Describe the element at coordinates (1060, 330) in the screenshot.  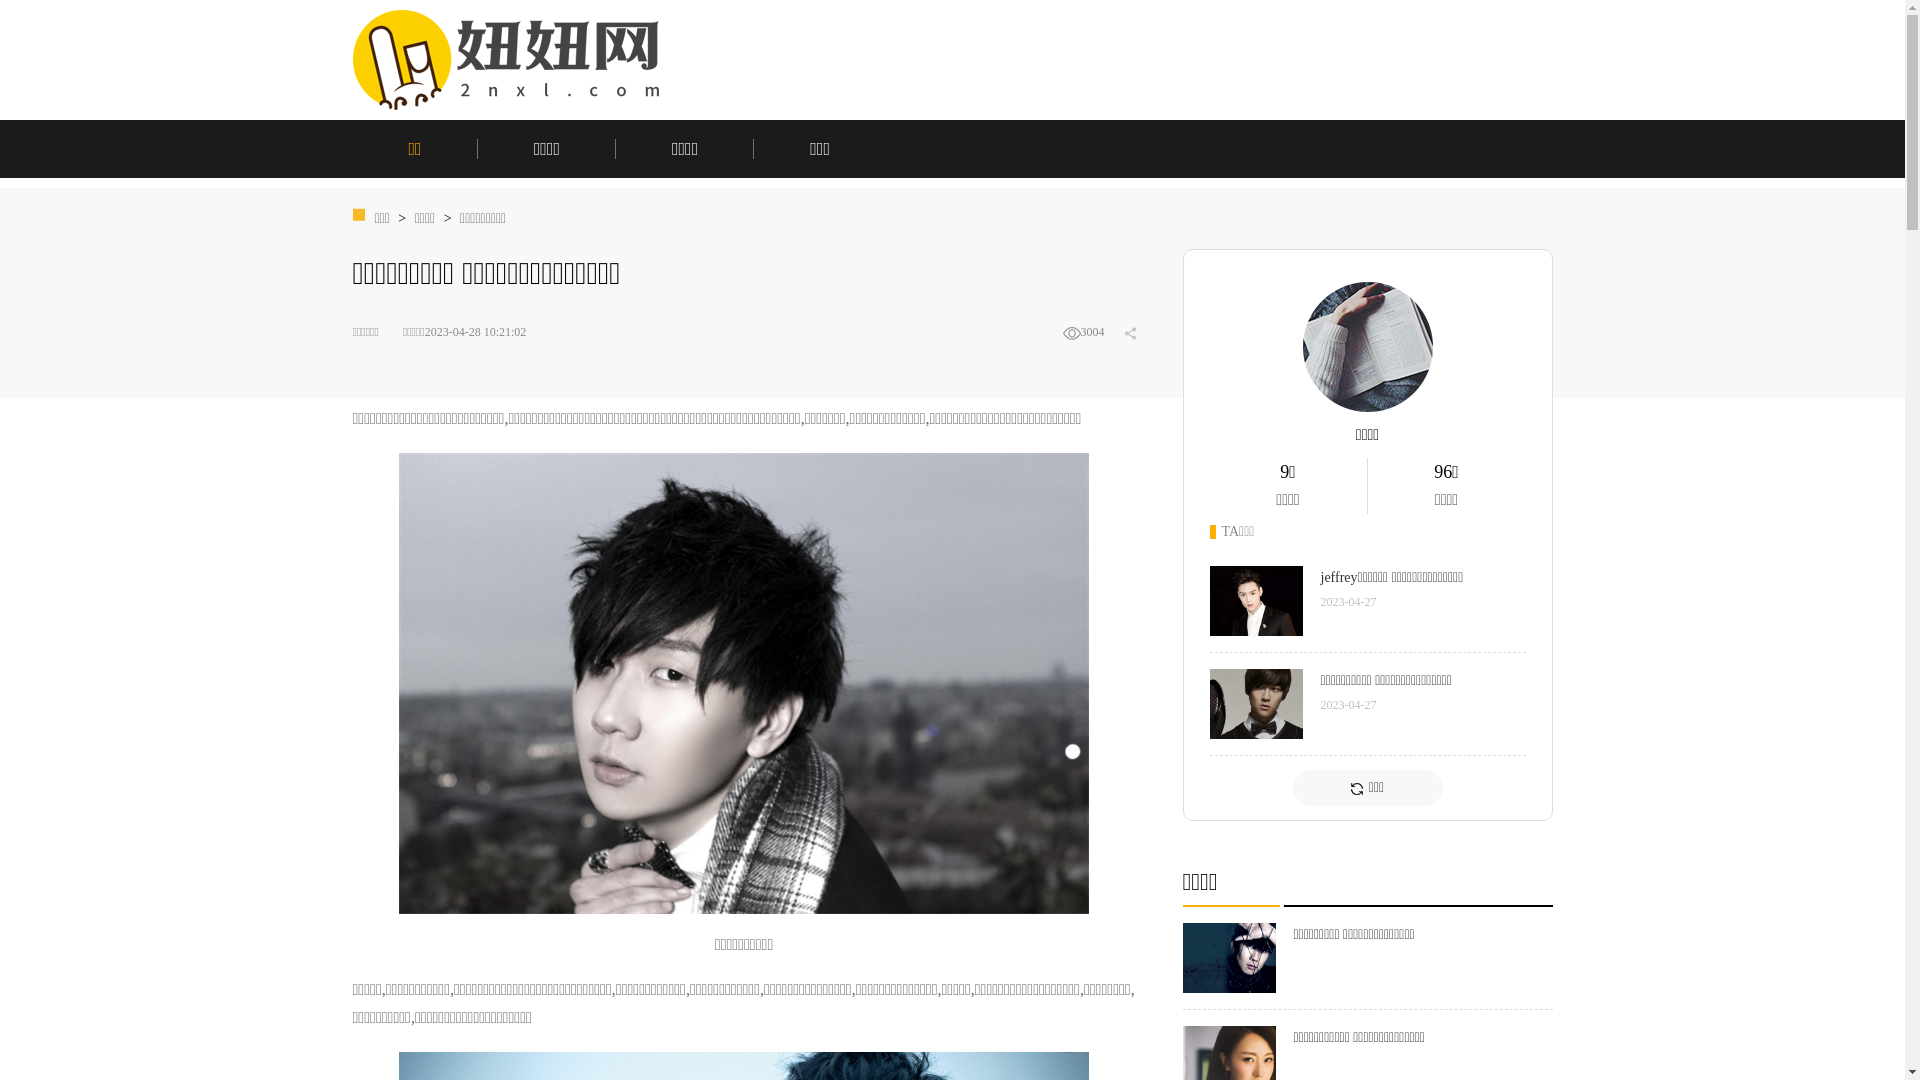
I see `'3004'` at that location.